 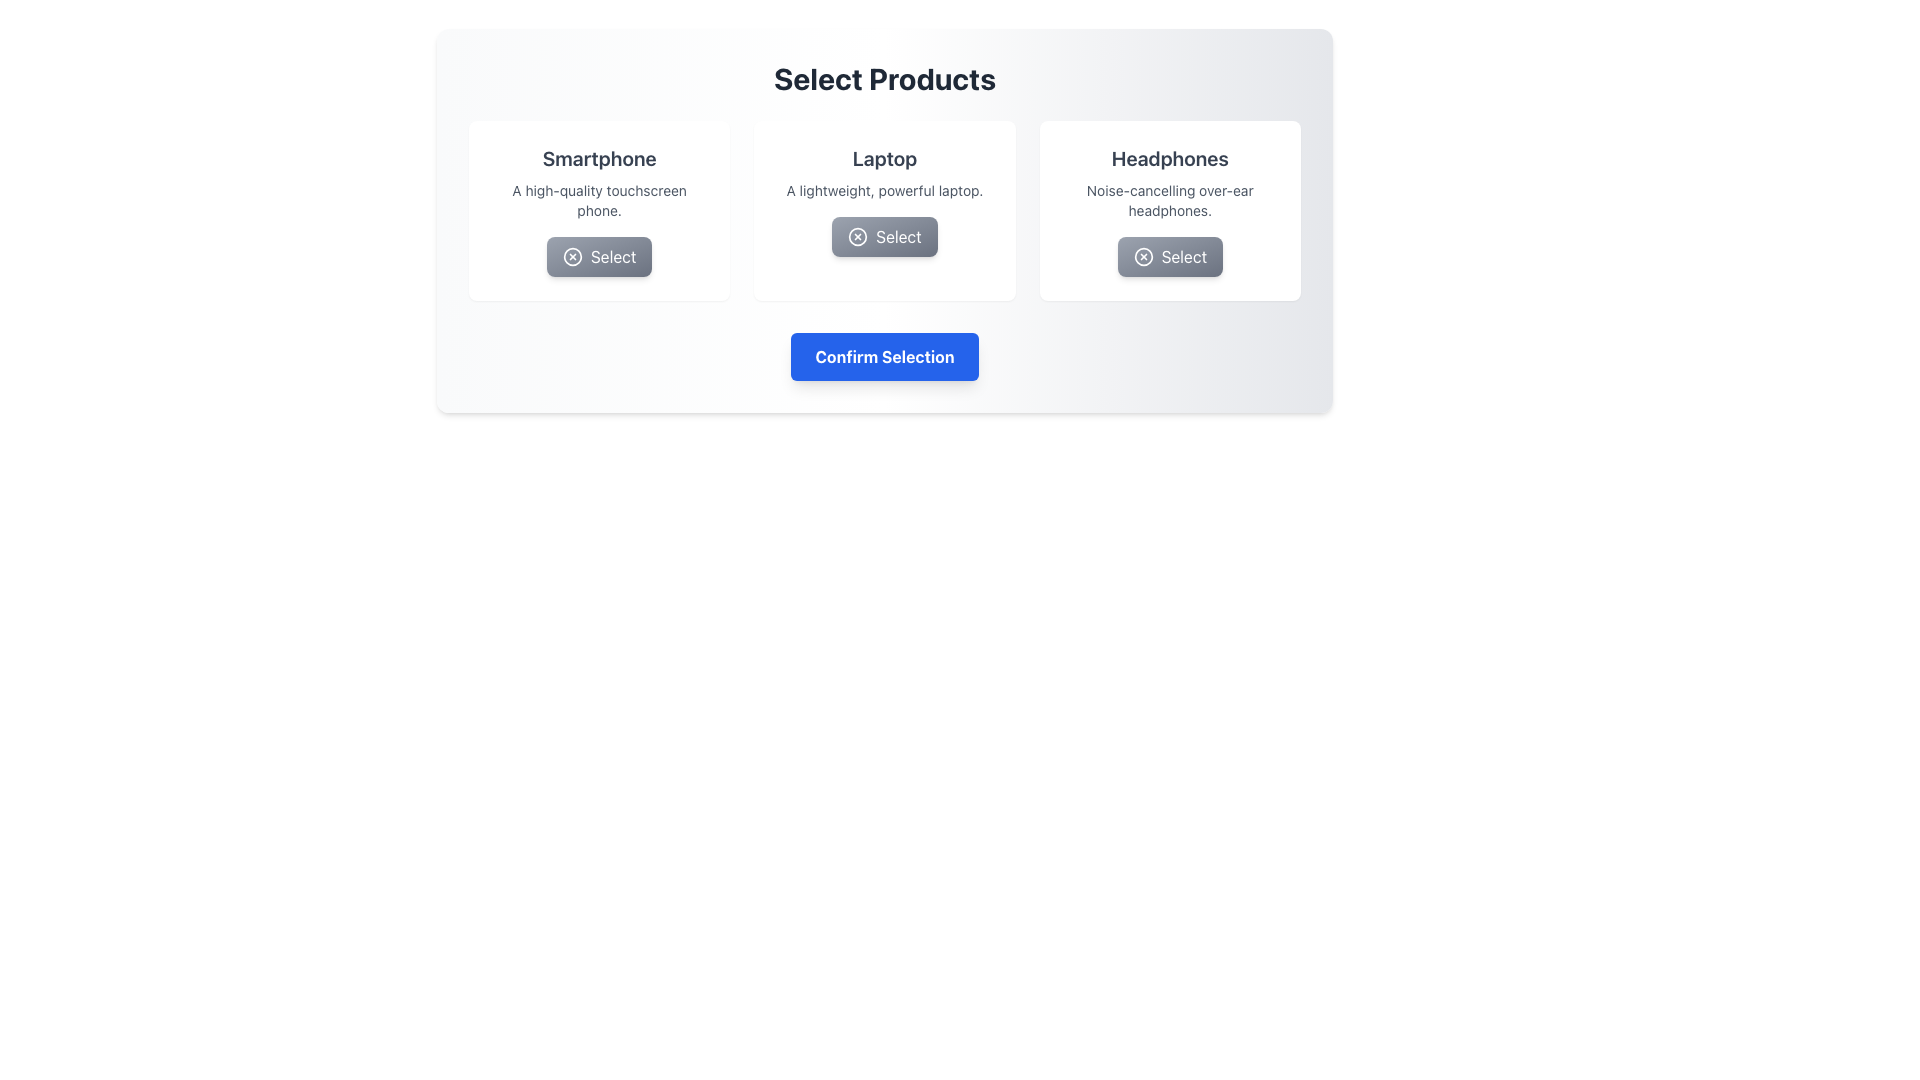 What do you see at coordinates (1170, 256) in the screenshot?
I see `the 'Headphones' selection button to trigger visual feedback such as a shadow or scale effect` at bounding box center [1170, 256].